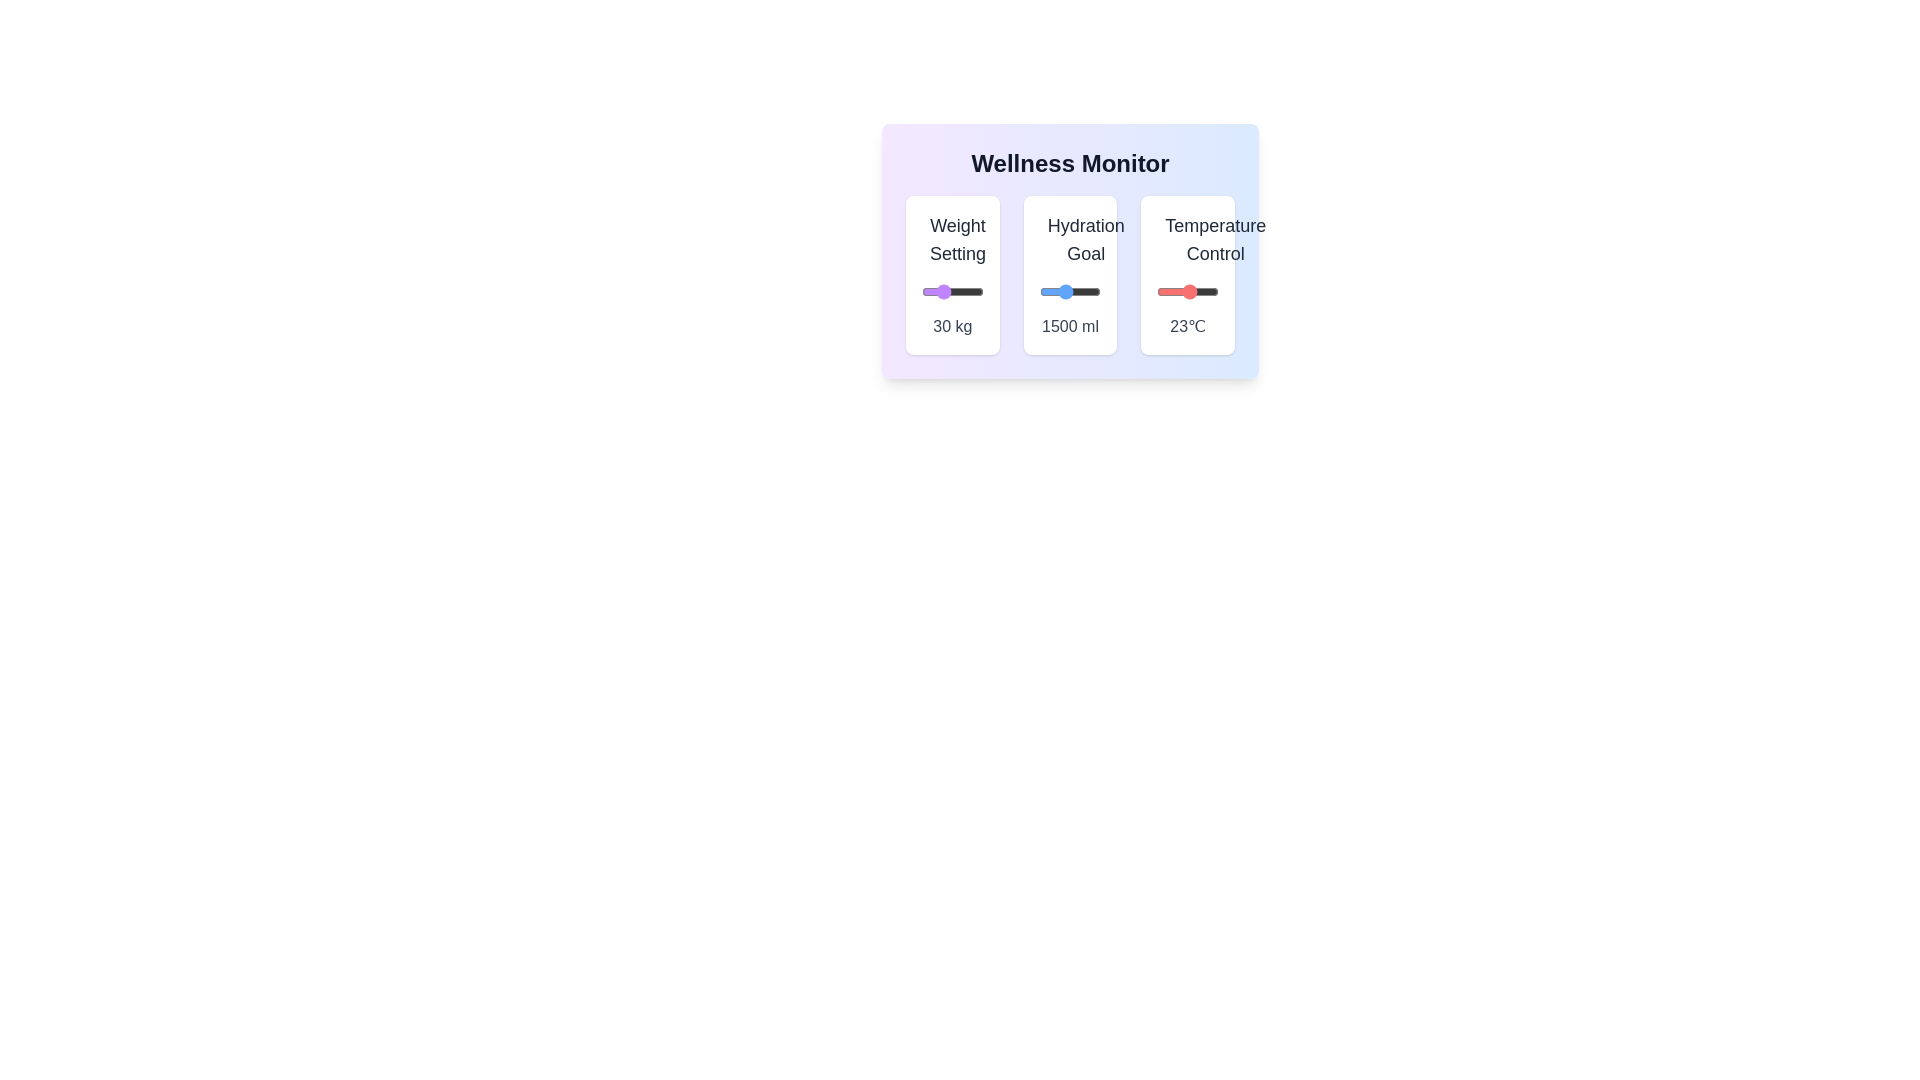 Image resolution: width=1920 pixels, height=1080 pixels. Describe the element at coordinates (934, 292) in the screenshot. I see `weight` at that location.